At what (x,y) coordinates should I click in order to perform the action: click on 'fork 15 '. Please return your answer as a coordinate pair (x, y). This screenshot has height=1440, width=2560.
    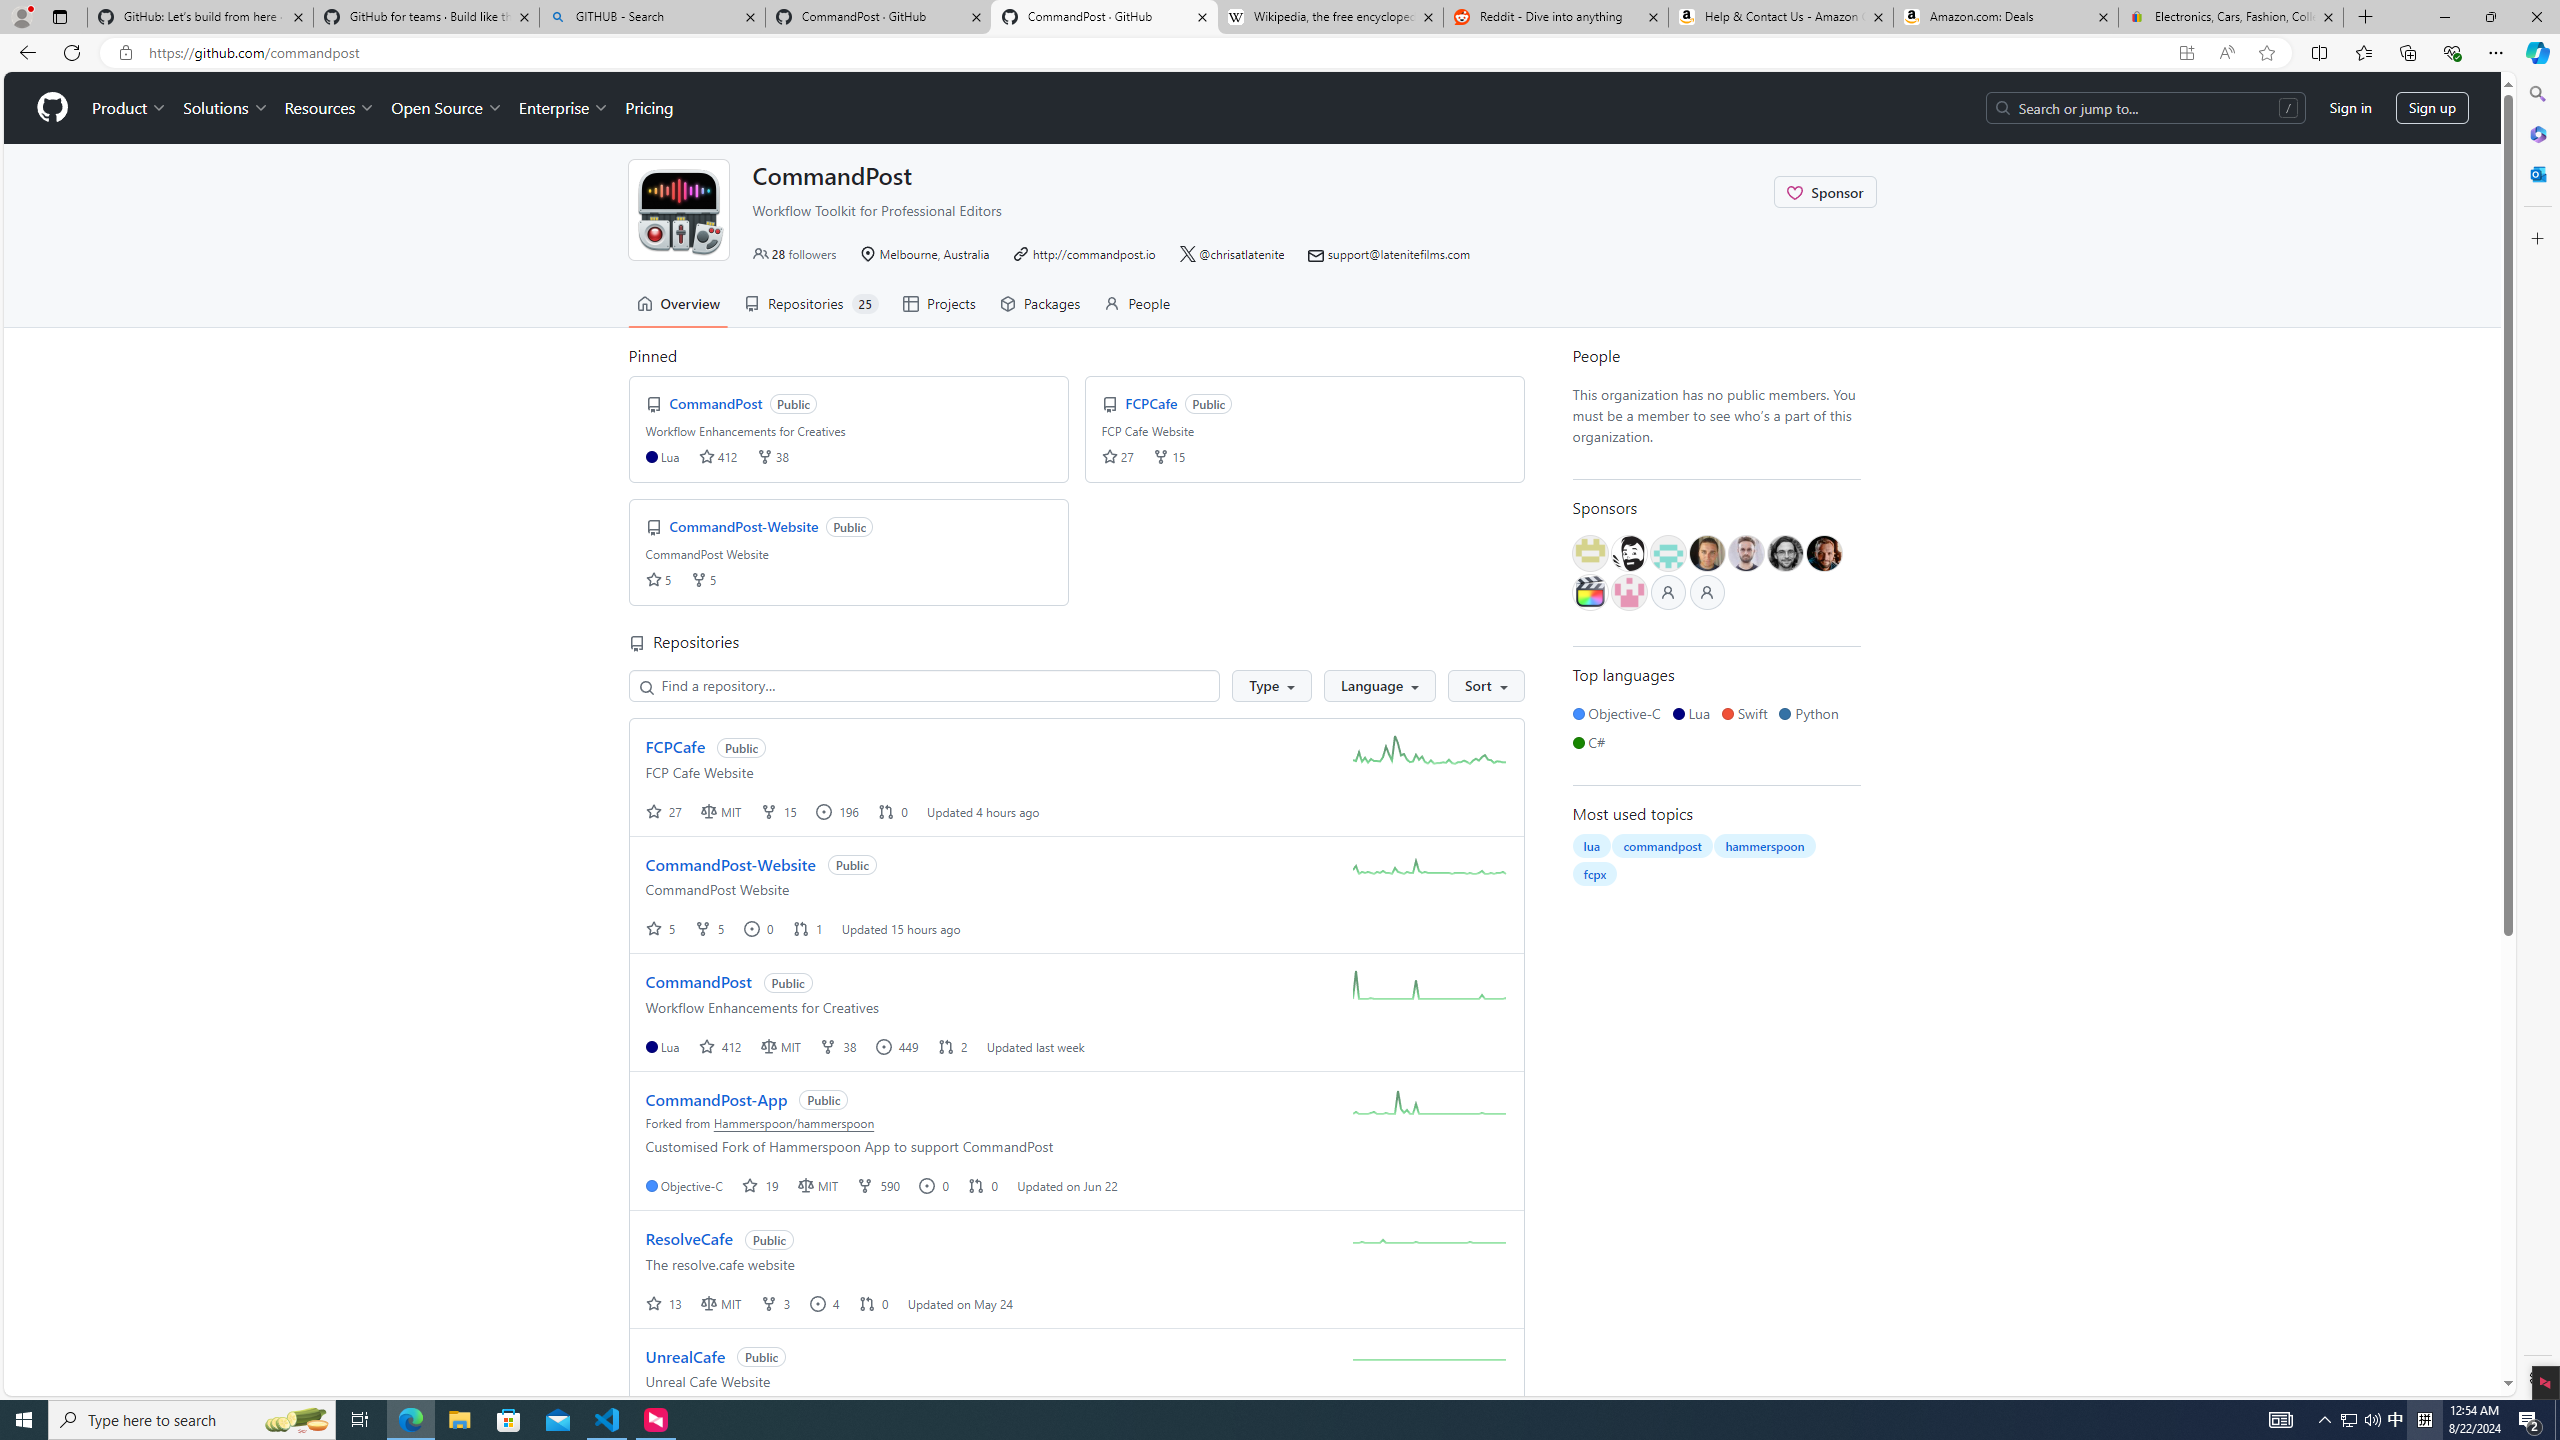
    Looking at the image, I should click on (779, 811).